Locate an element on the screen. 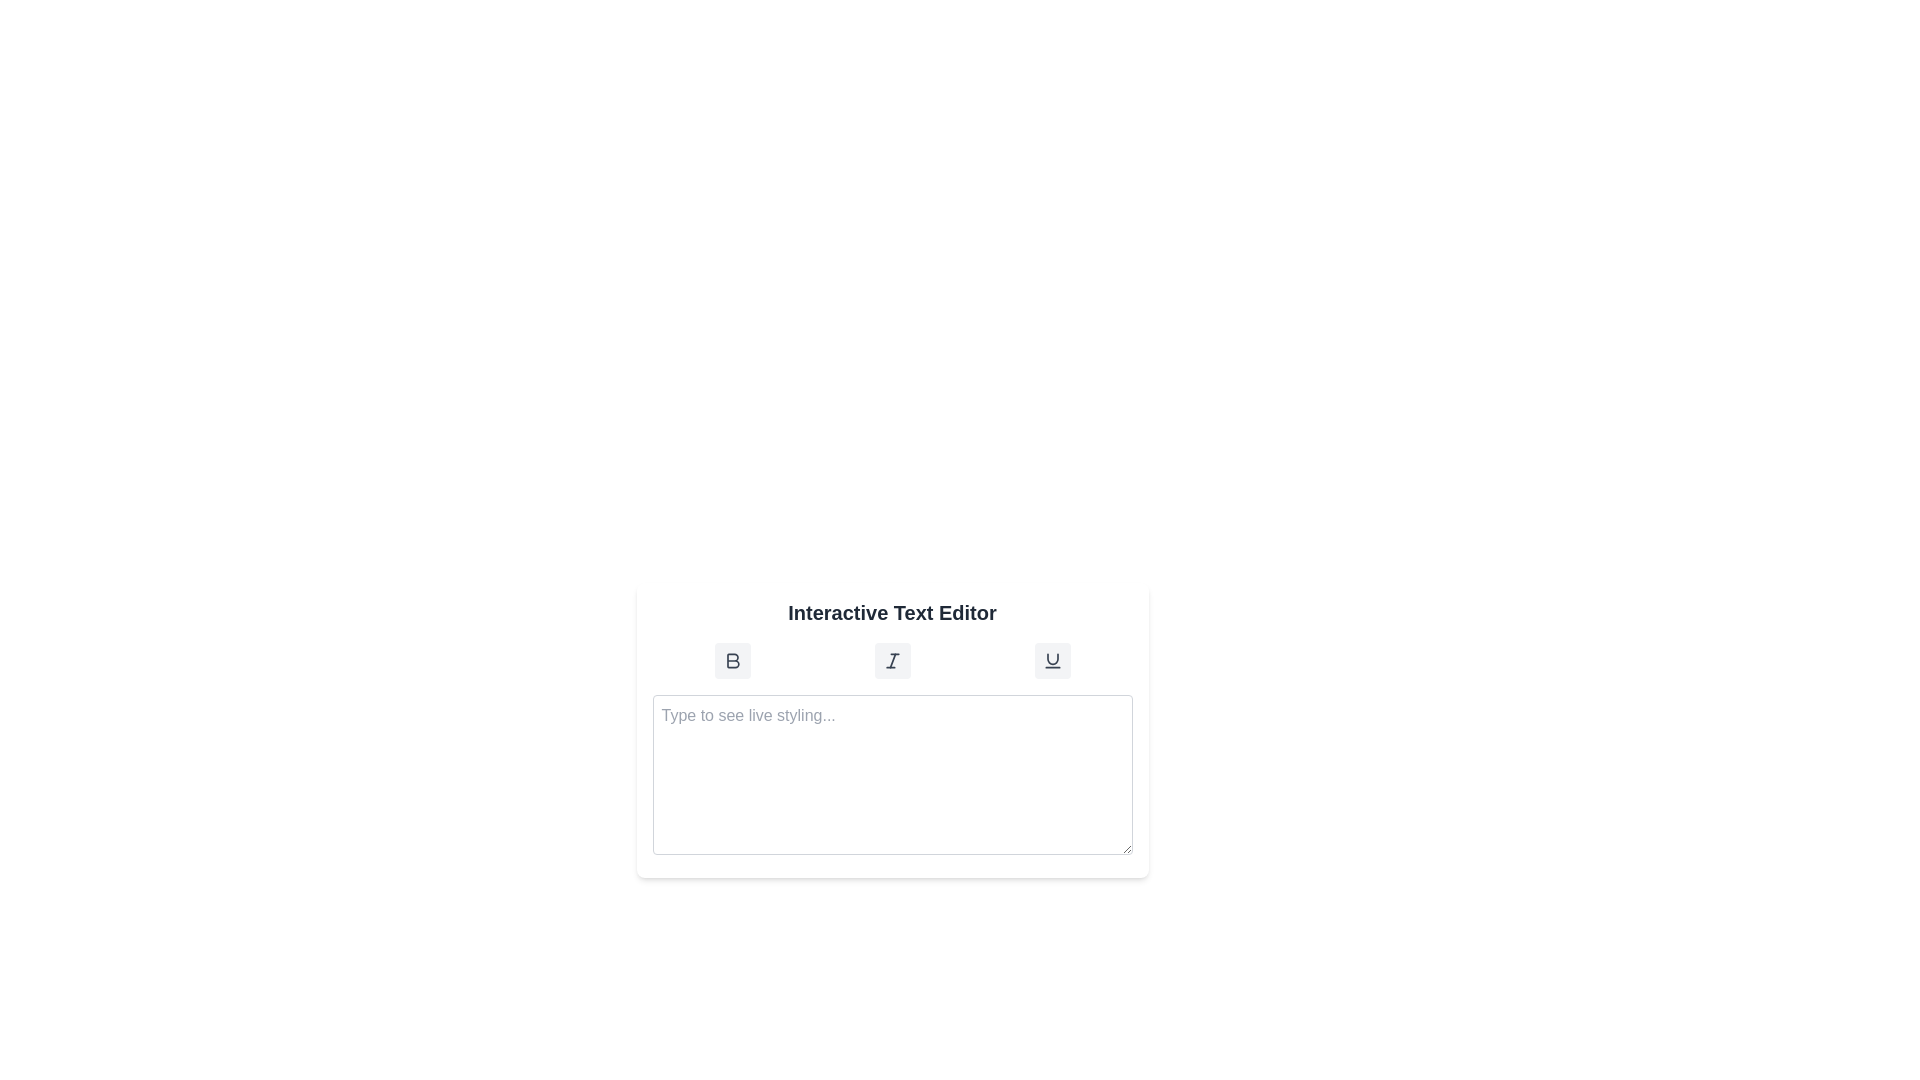 Image resolution: width=1920 pixels, height=1080 pixels. text 'Interactive Text Editor' displayed prominently at the top of the box, which is dark gray and bold is located at coordinates (891, 612).